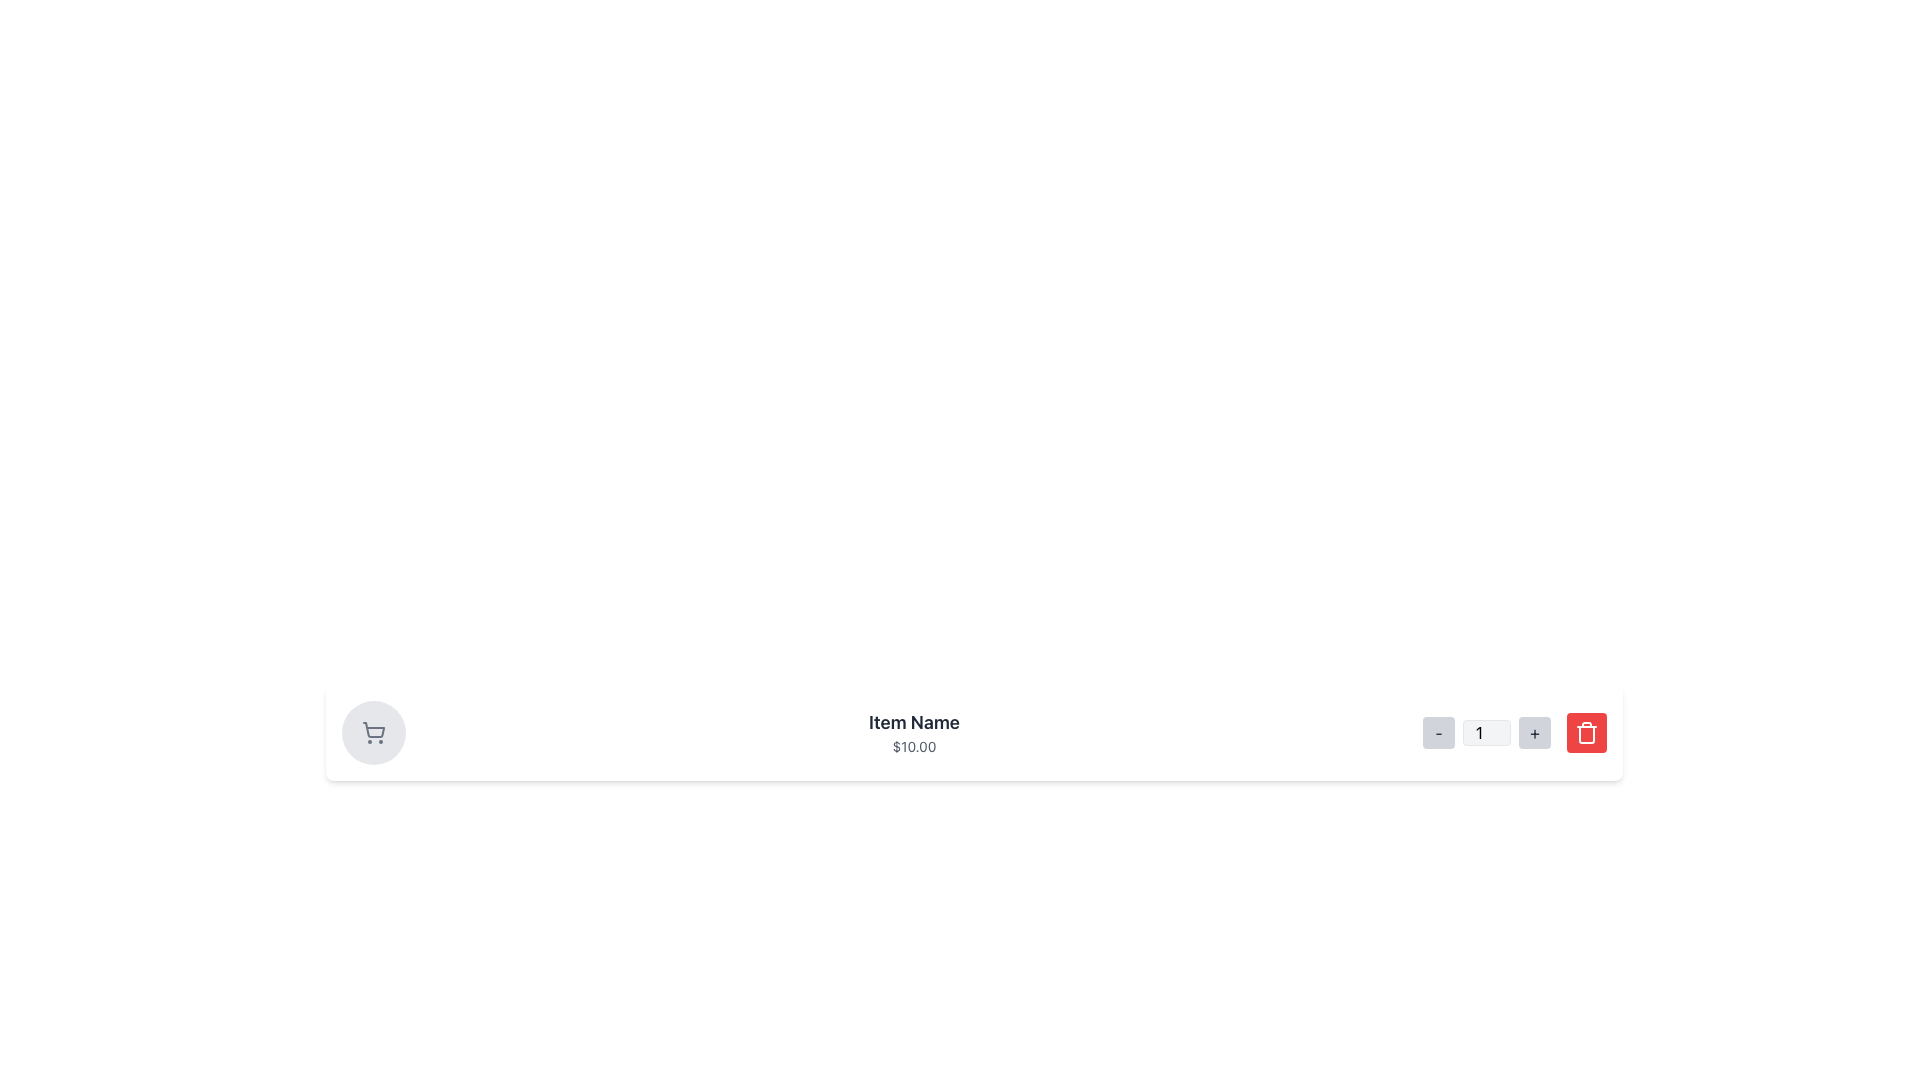 The width and height of the screenshot is (1920, 1080). Describe the element at coordinates (913, 732) in the screenshot. I see `the Text display component that shows the name and price of an item in the shopping cart, located between a circular icon and quantity adjustment buttons` at that location.